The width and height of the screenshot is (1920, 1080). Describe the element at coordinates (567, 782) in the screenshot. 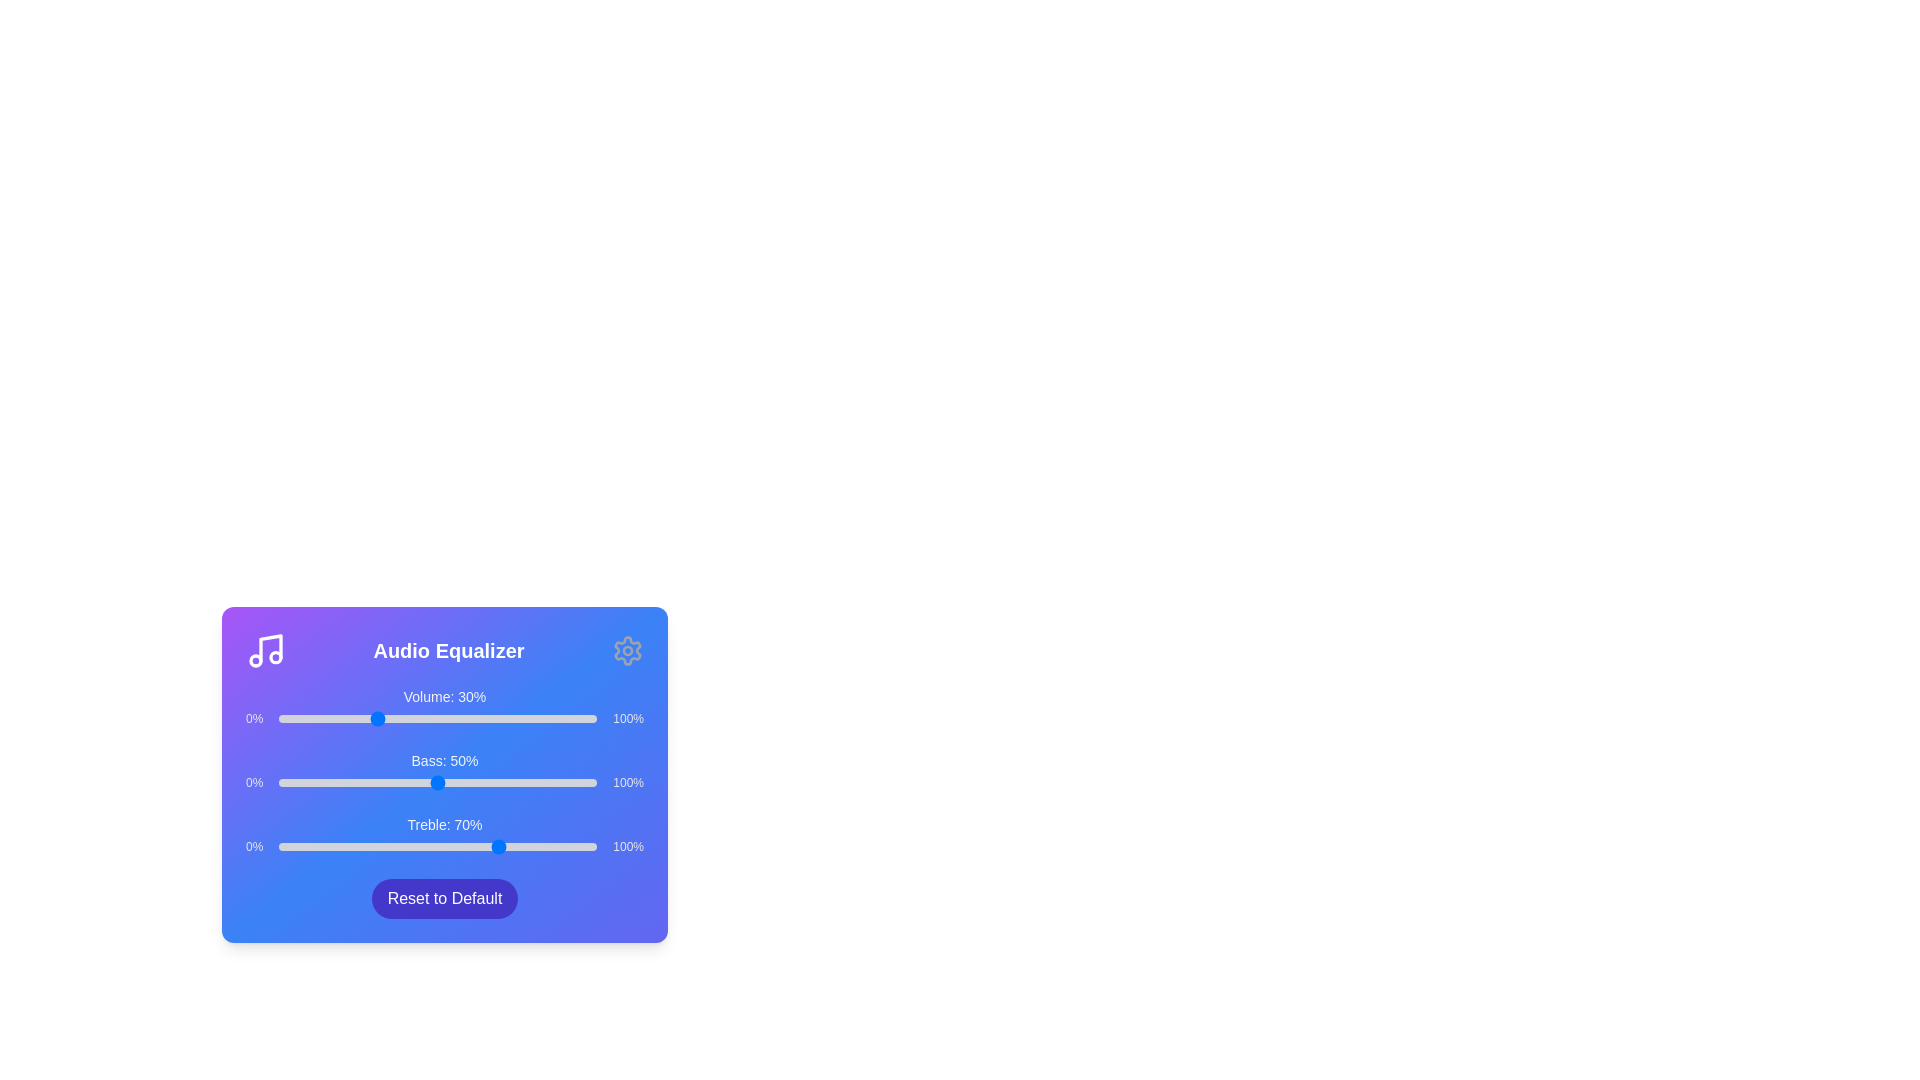

I see `the Bass slider to 91%` at that location.